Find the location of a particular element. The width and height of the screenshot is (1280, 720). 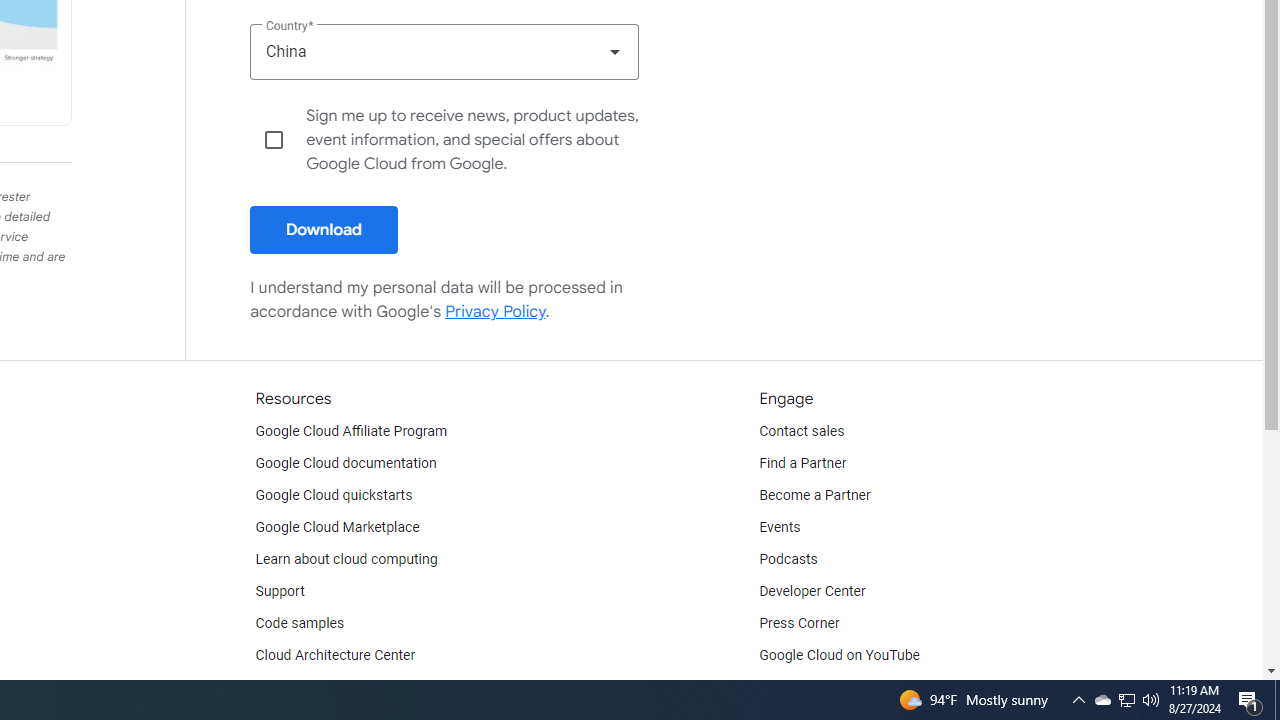

'Podcasts' is located at coordinates (787, 560).